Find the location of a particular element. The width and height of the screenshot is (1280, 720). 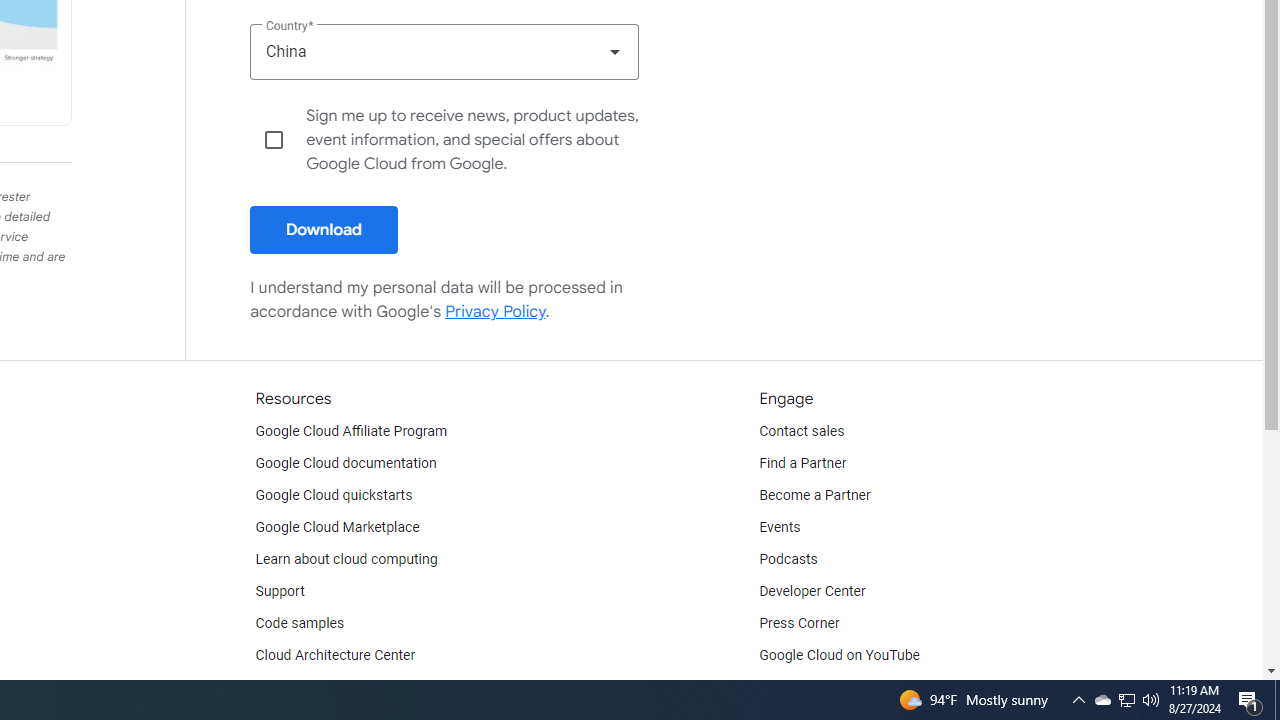

'Podcasts' is located at coordinates (787, 560).